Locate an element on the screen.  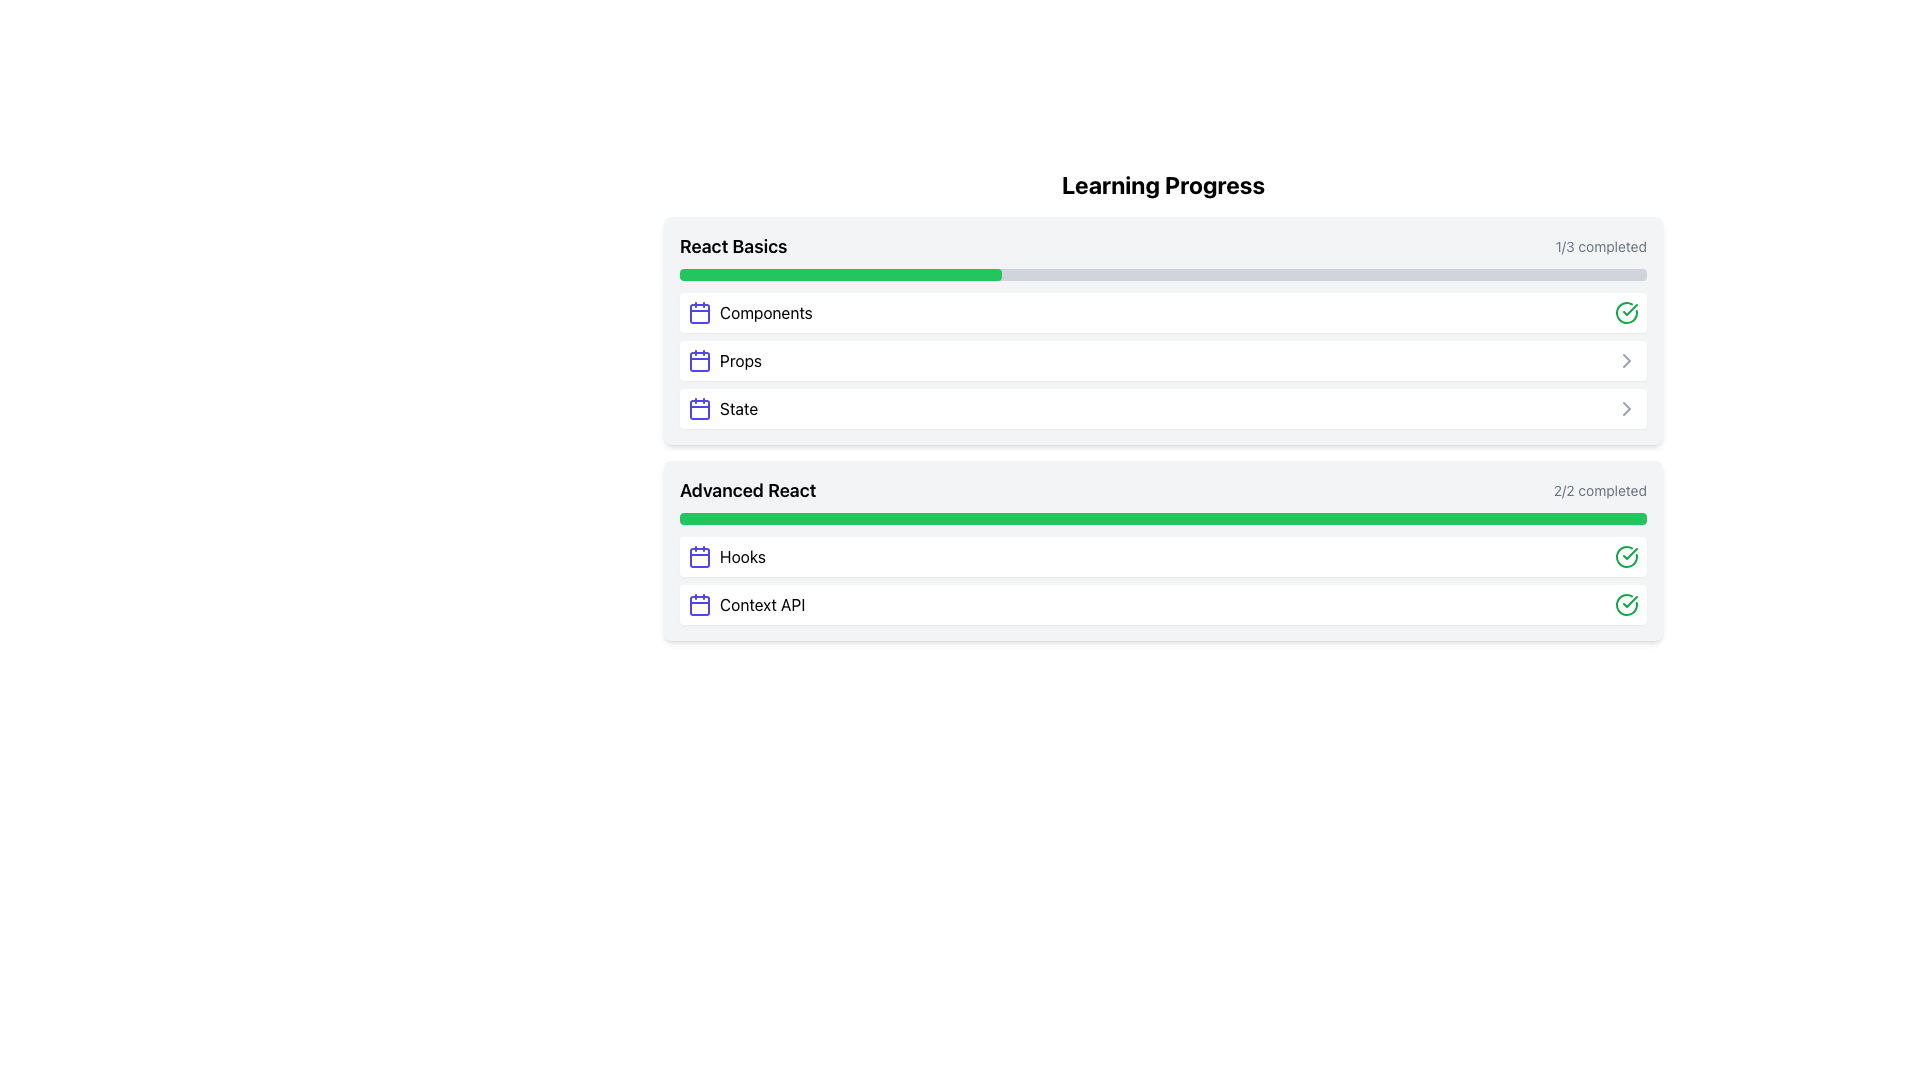
the second interactive icon on the far right side to trigger the tooltip is located at coordinates (1627, 361).